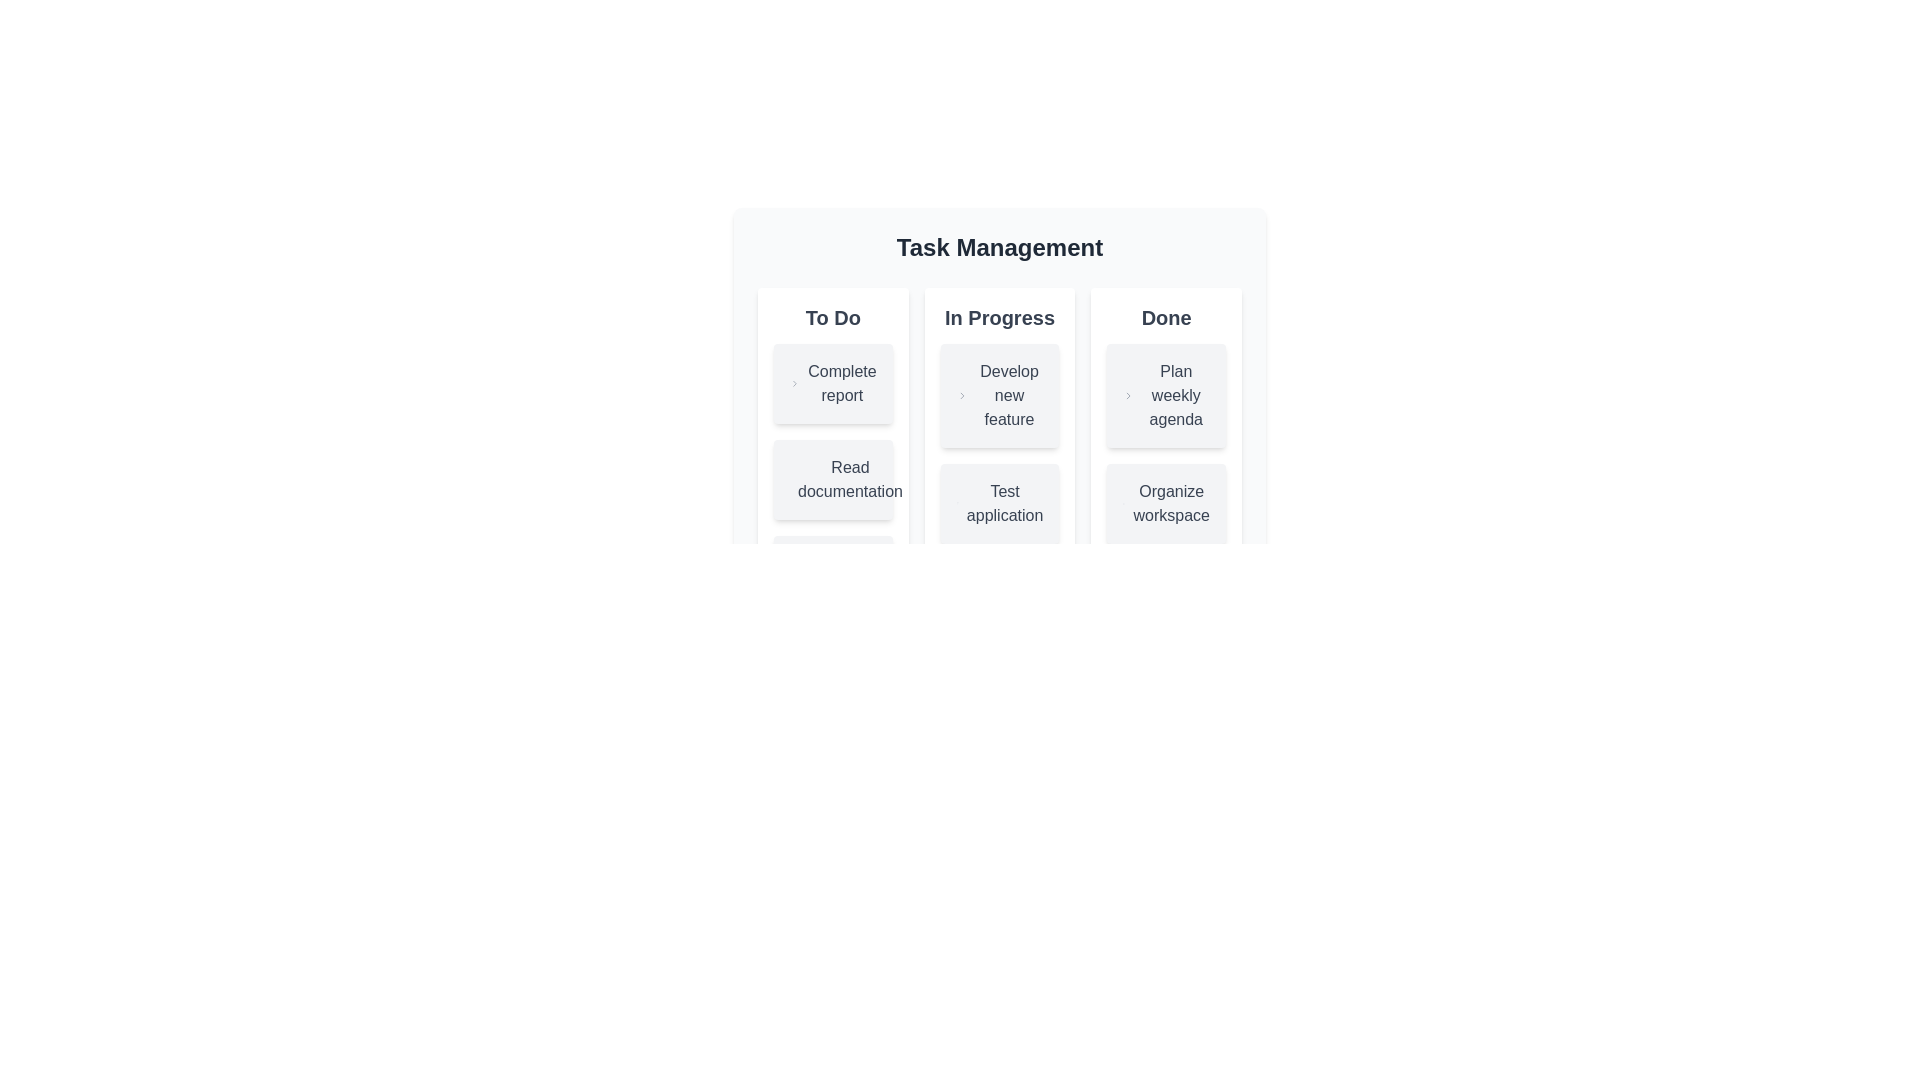 Image resolution: width=1920 pixels, height=1080 pixels. What do you see at coordinates (1166, 396) in the screenshot?
I see `the card displaying 'Plan weekly agenda' in bold, dark gray letters` at bounding box center [1166, 396].